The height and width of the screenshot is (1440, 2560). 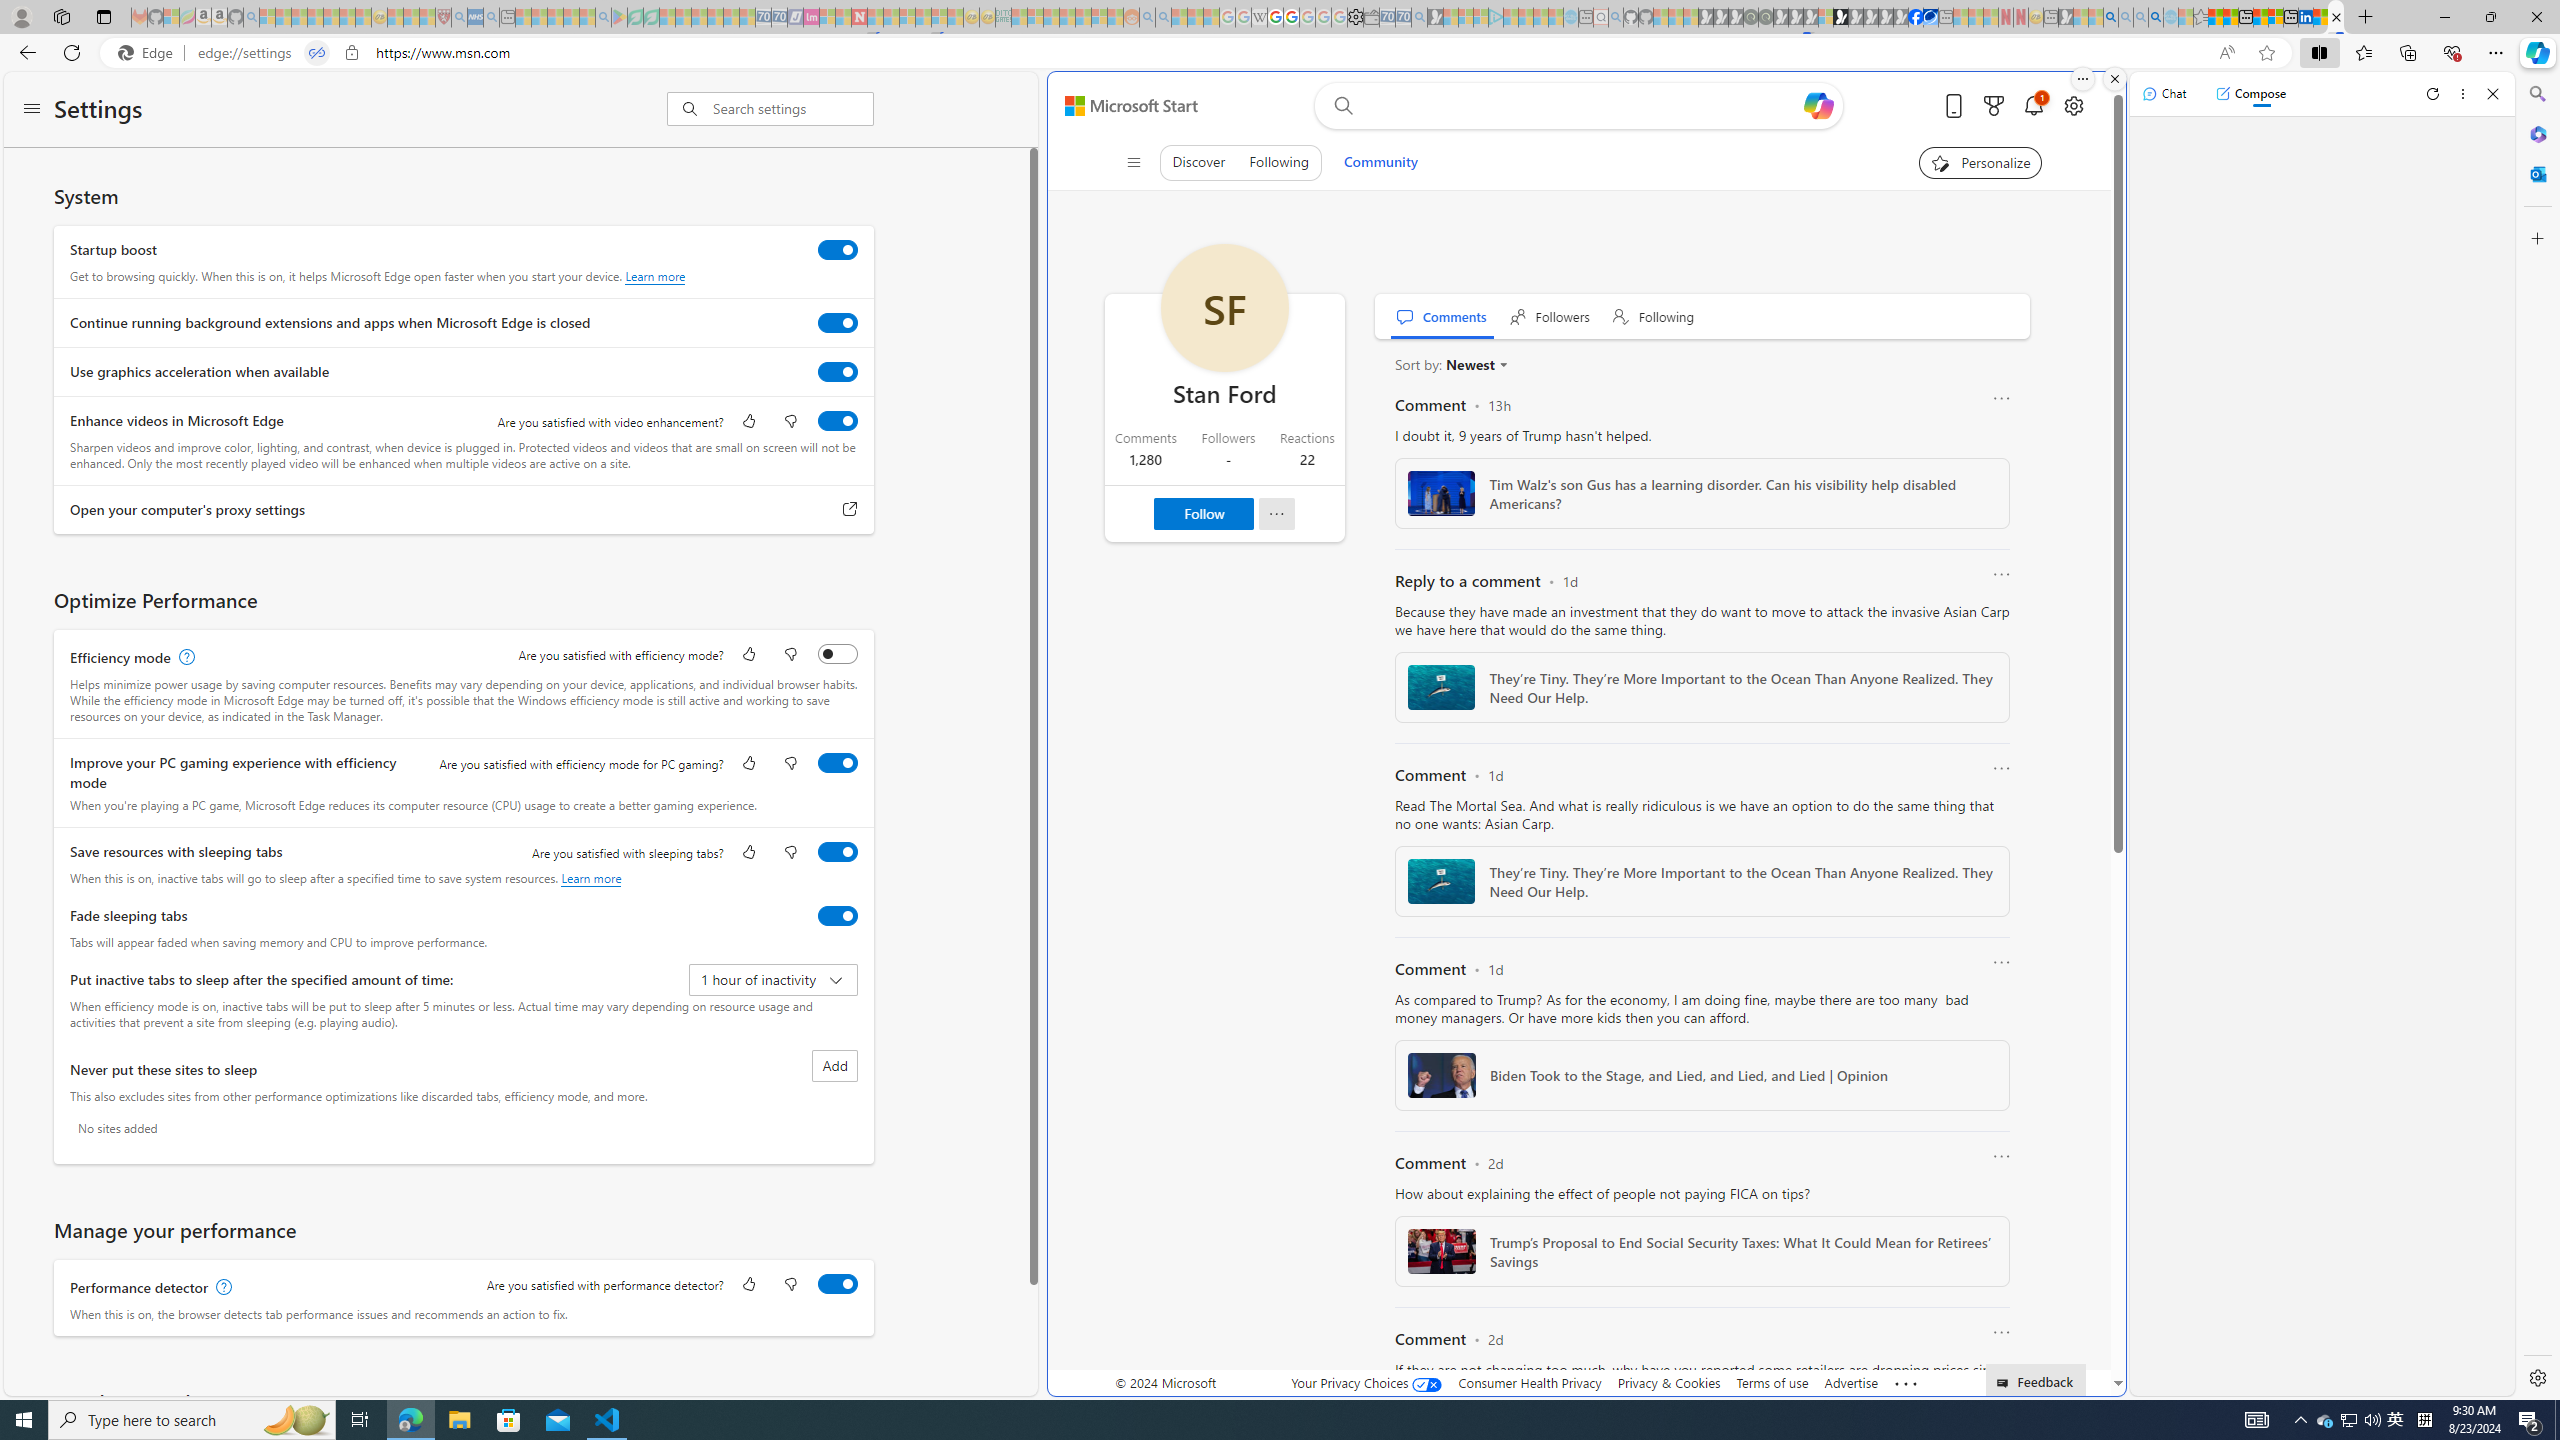 What do you see at coordinates (837, 1283) in the screenshot?
I see `'Performance detector'` at bounding box center [837, 1283].